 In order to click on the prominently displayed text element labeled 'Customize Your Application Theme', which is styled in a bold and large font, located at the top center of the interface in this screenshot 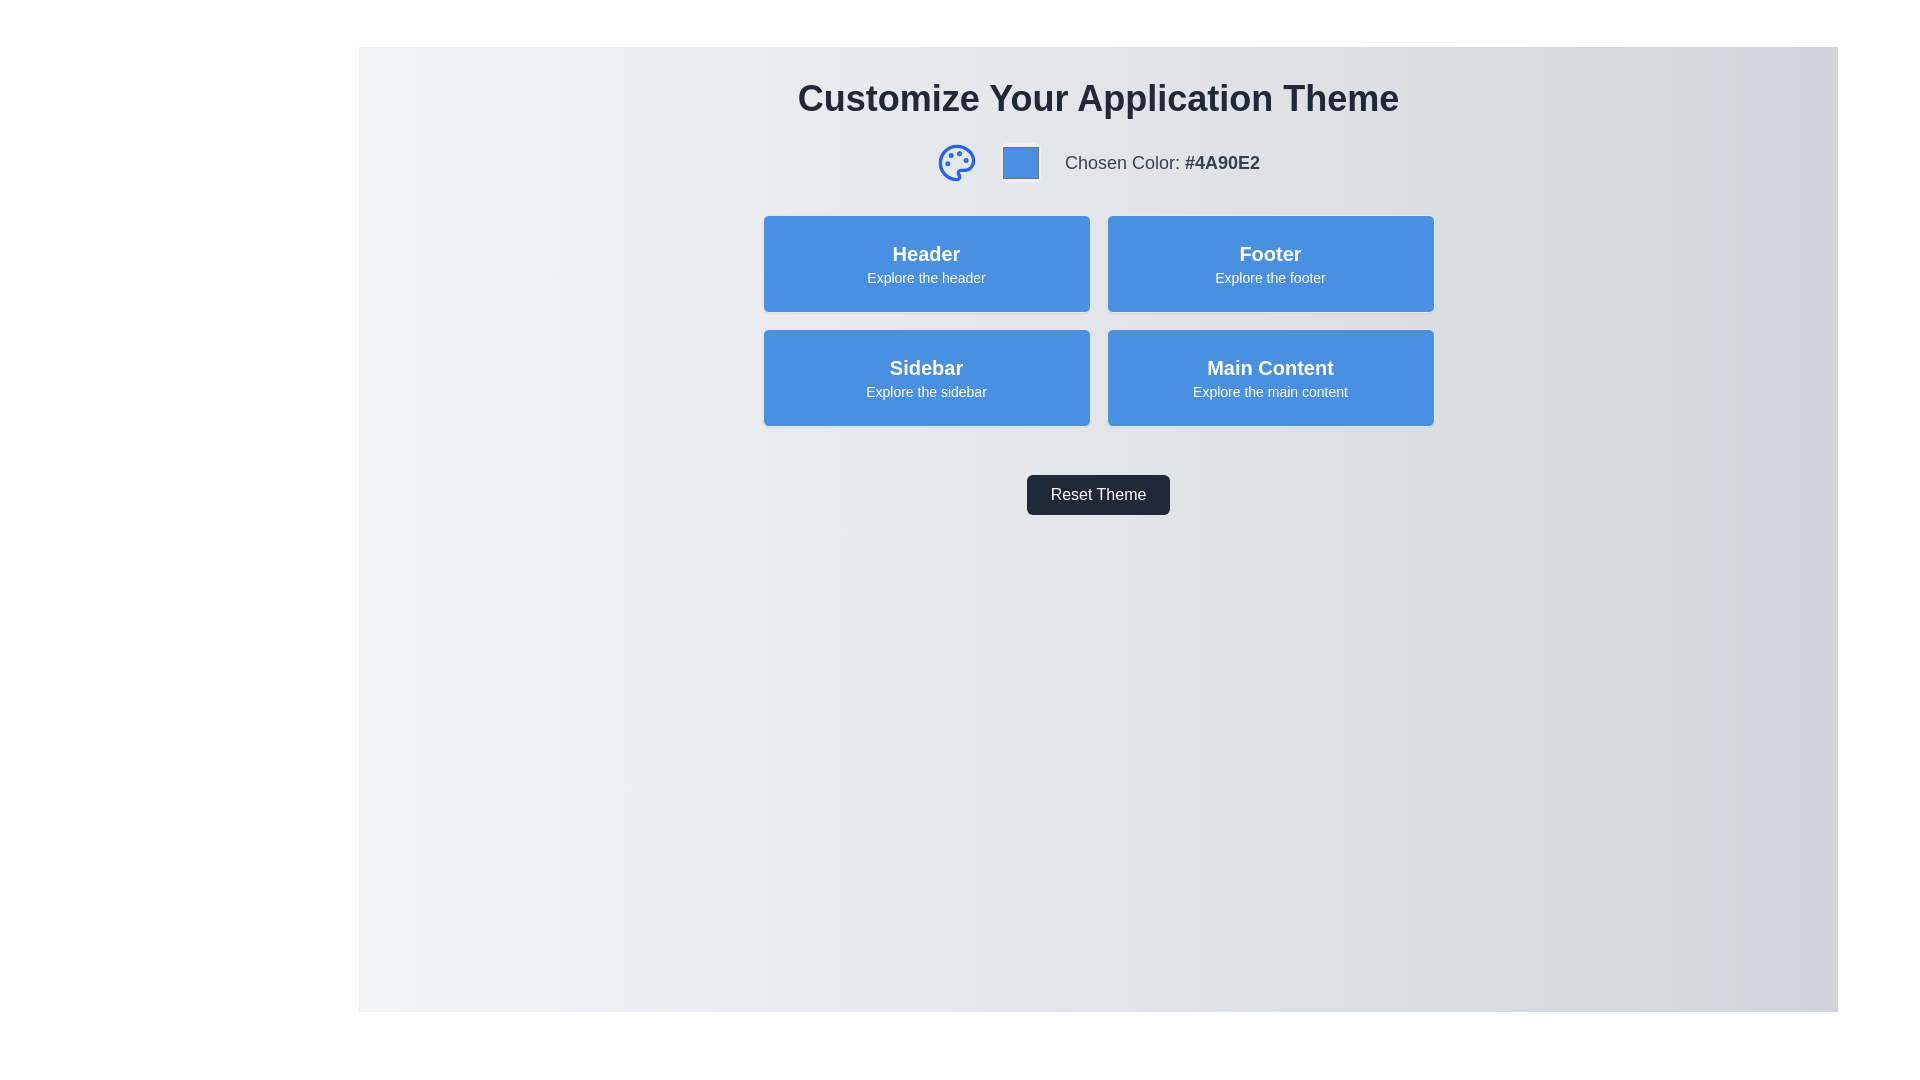, I will do `click(1097, 99)`.